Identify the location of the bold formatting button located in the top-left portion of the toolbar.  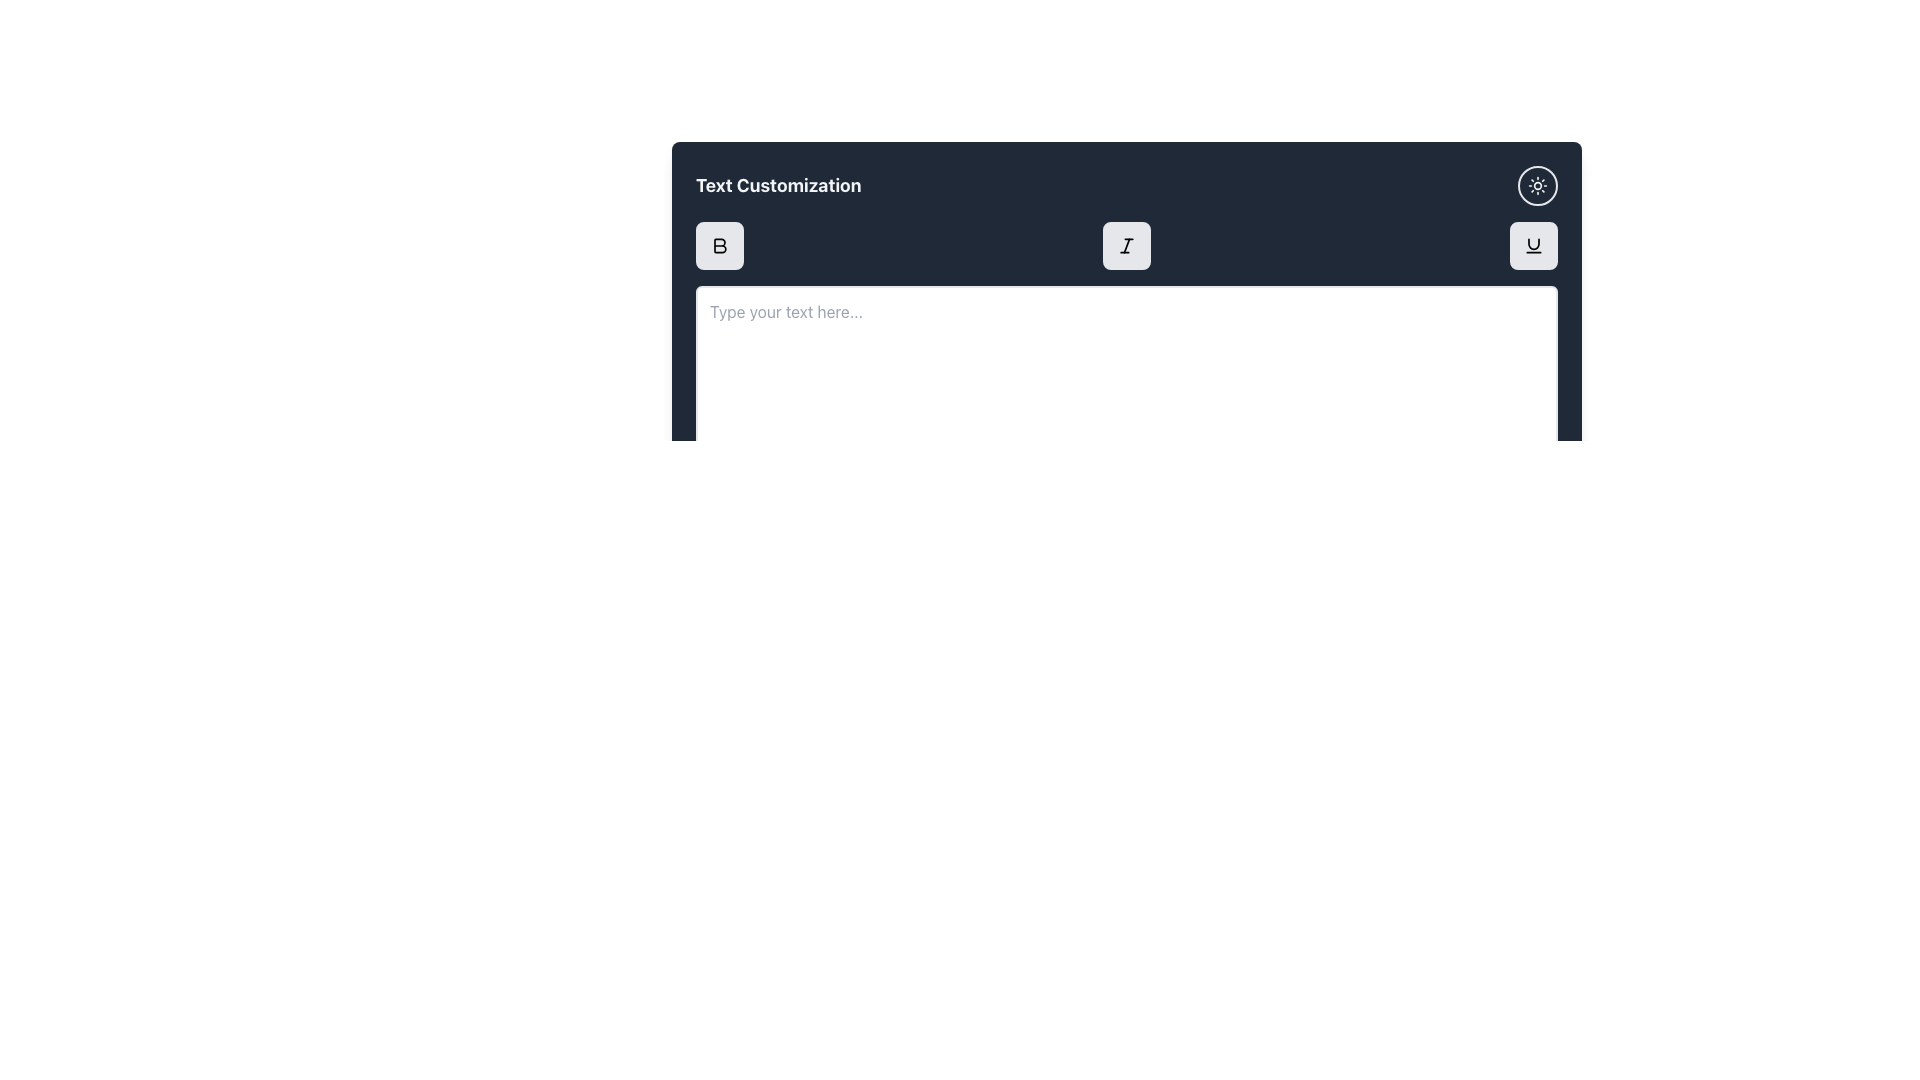
(720, 245).